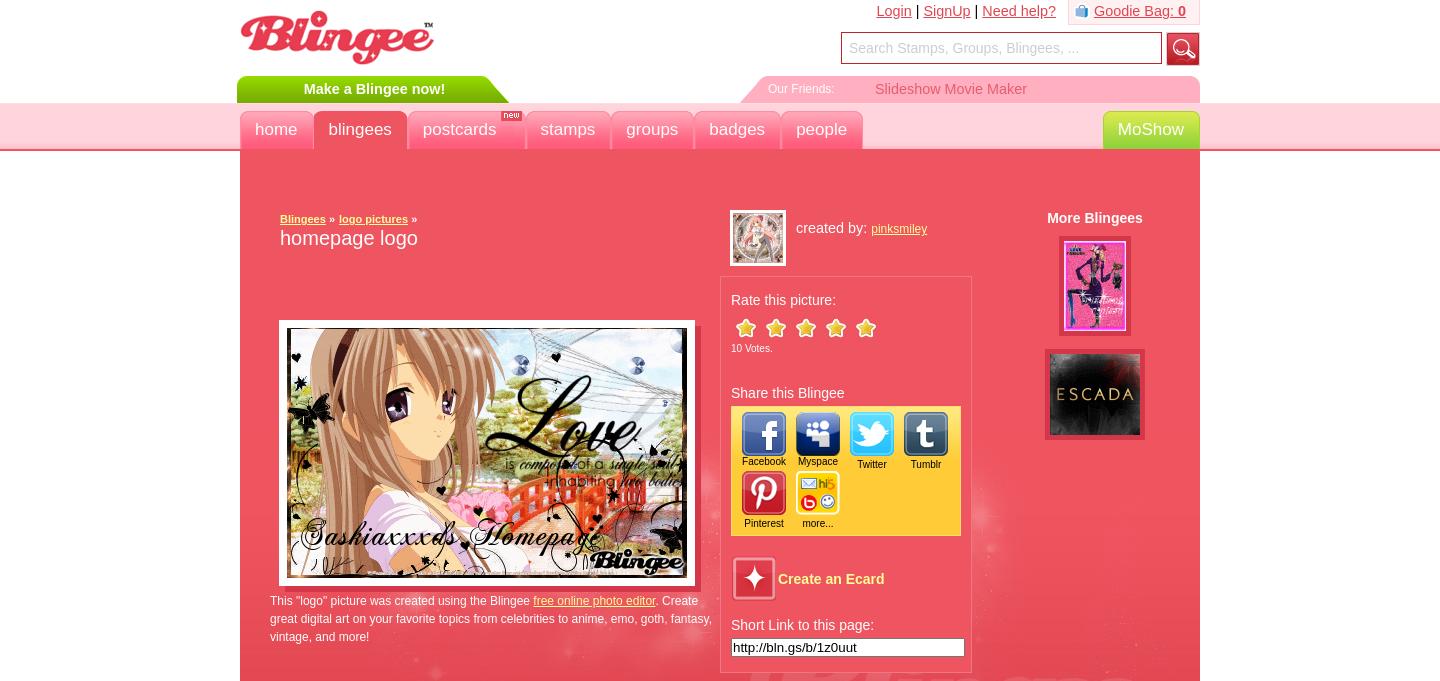 This screenshot has width=1440, height=681. Describe the element at coordinates (783, 299) in the screenshot. I see `'Rate this picture:'` at that location.